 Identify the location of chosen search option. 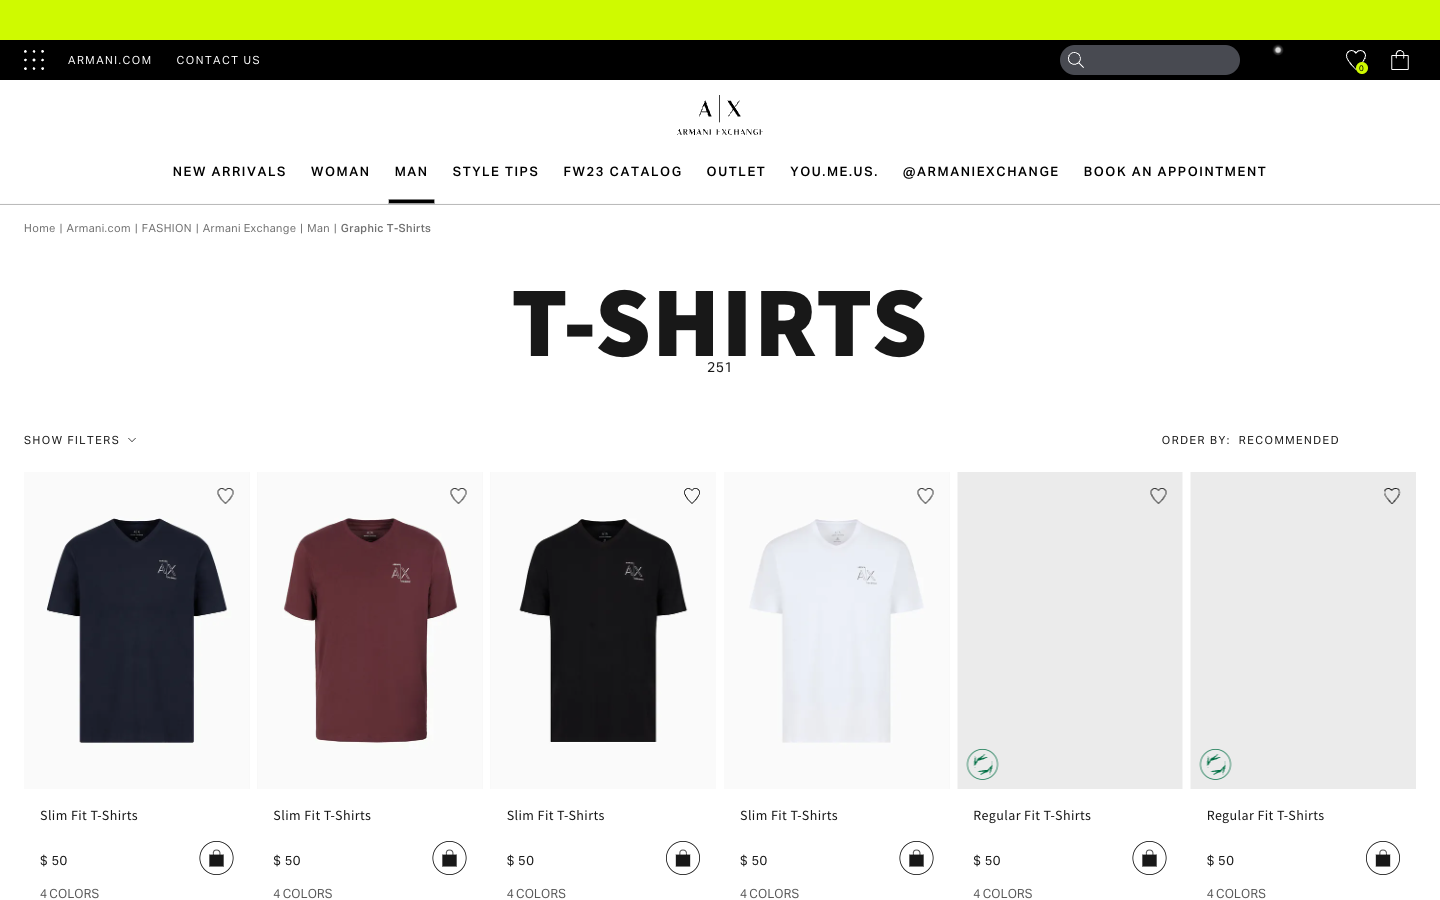
(1301, 440).